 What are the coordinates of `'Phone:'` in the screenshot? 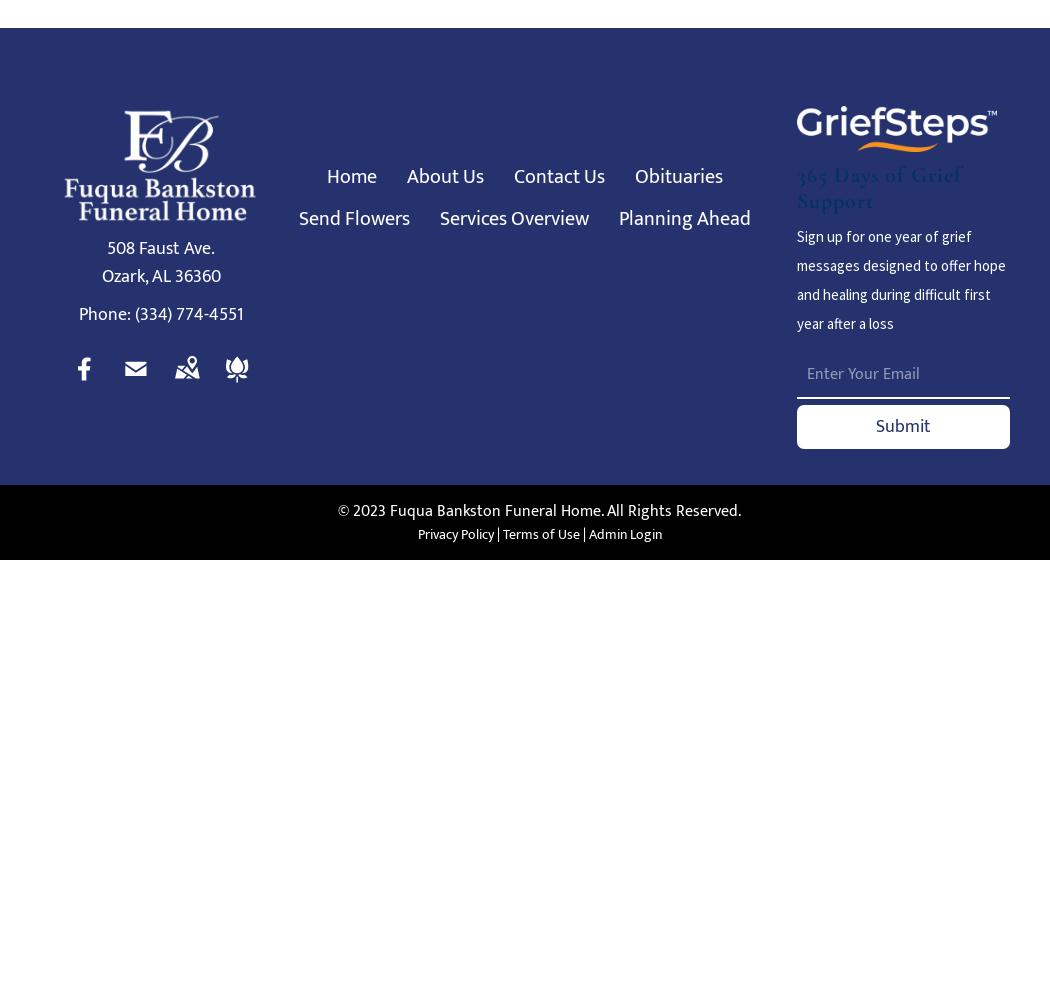 It's located at (106, 313).